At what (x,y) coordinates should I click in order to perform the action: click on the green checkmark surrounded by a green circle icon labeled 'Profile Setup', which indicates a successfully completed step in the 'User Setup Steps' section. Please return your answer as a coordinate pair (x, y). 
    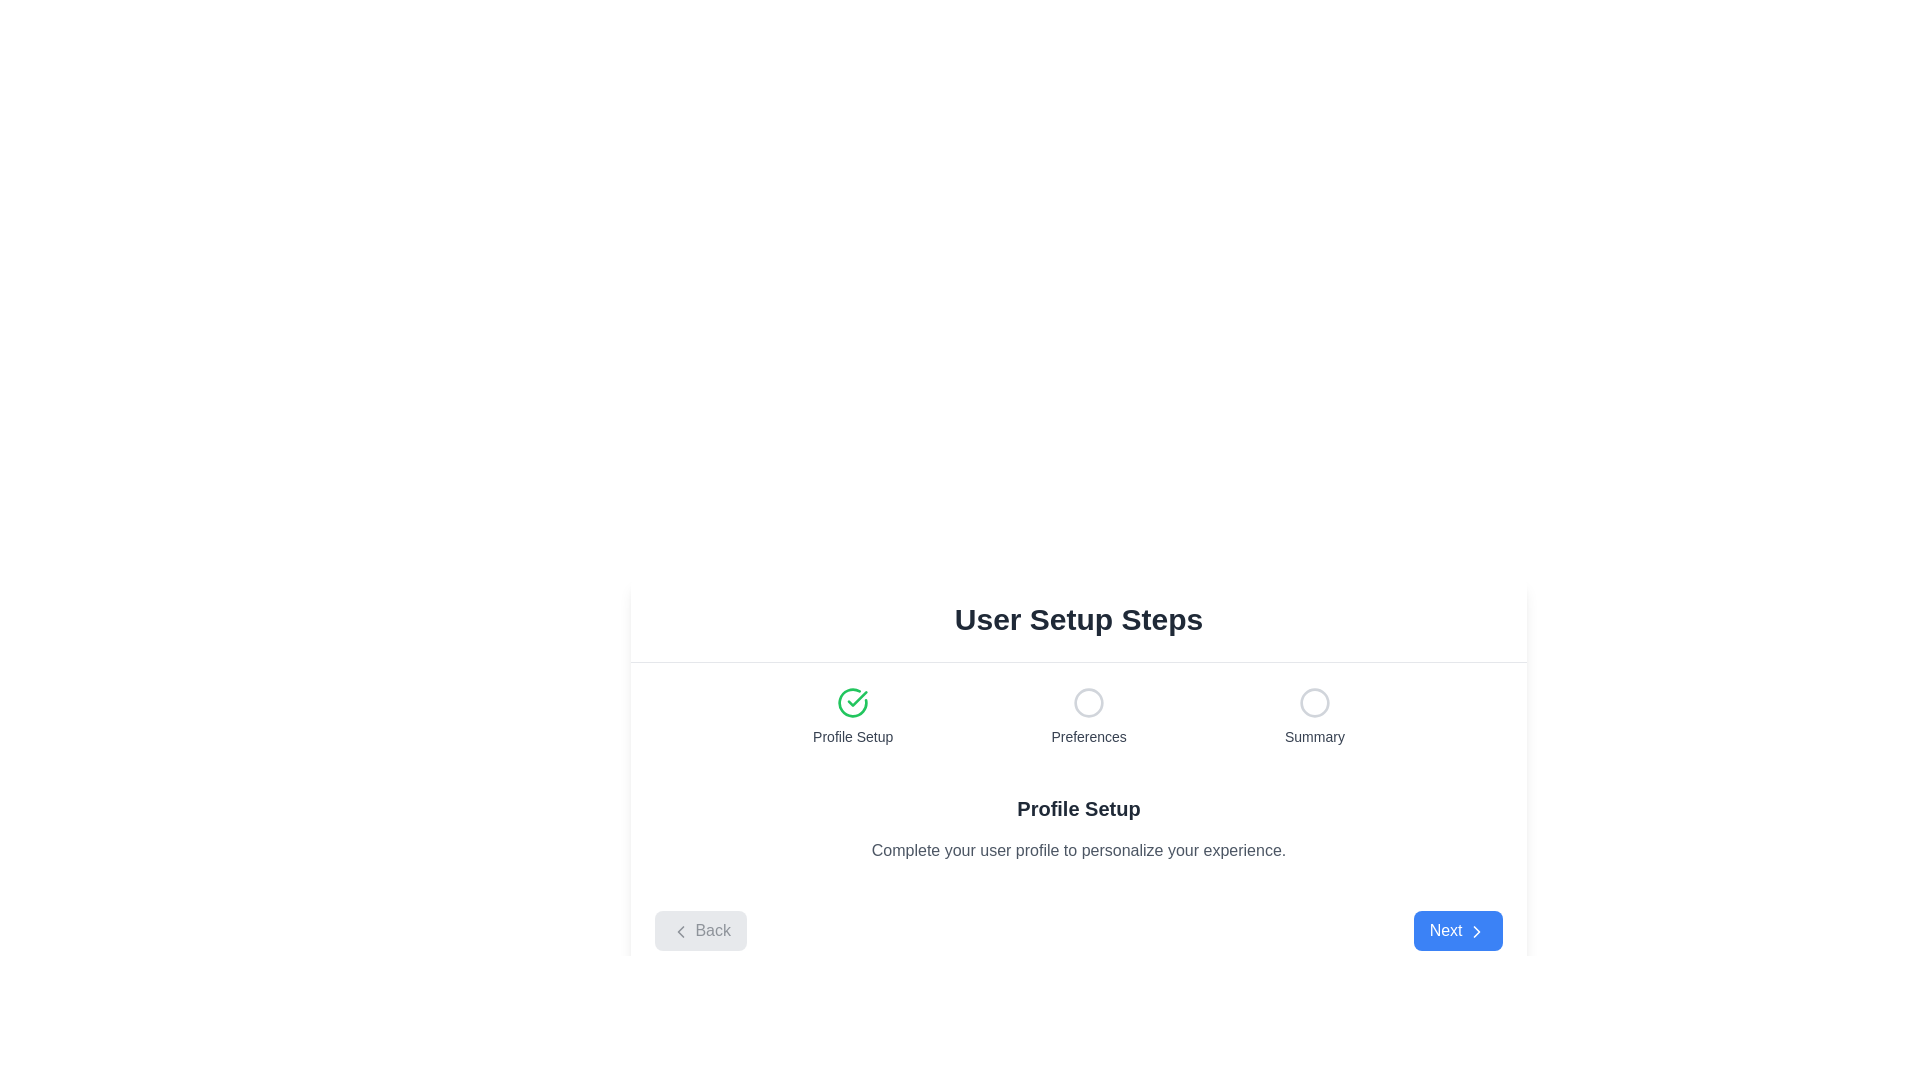
    Looking at the image, I should click on (853, 716).